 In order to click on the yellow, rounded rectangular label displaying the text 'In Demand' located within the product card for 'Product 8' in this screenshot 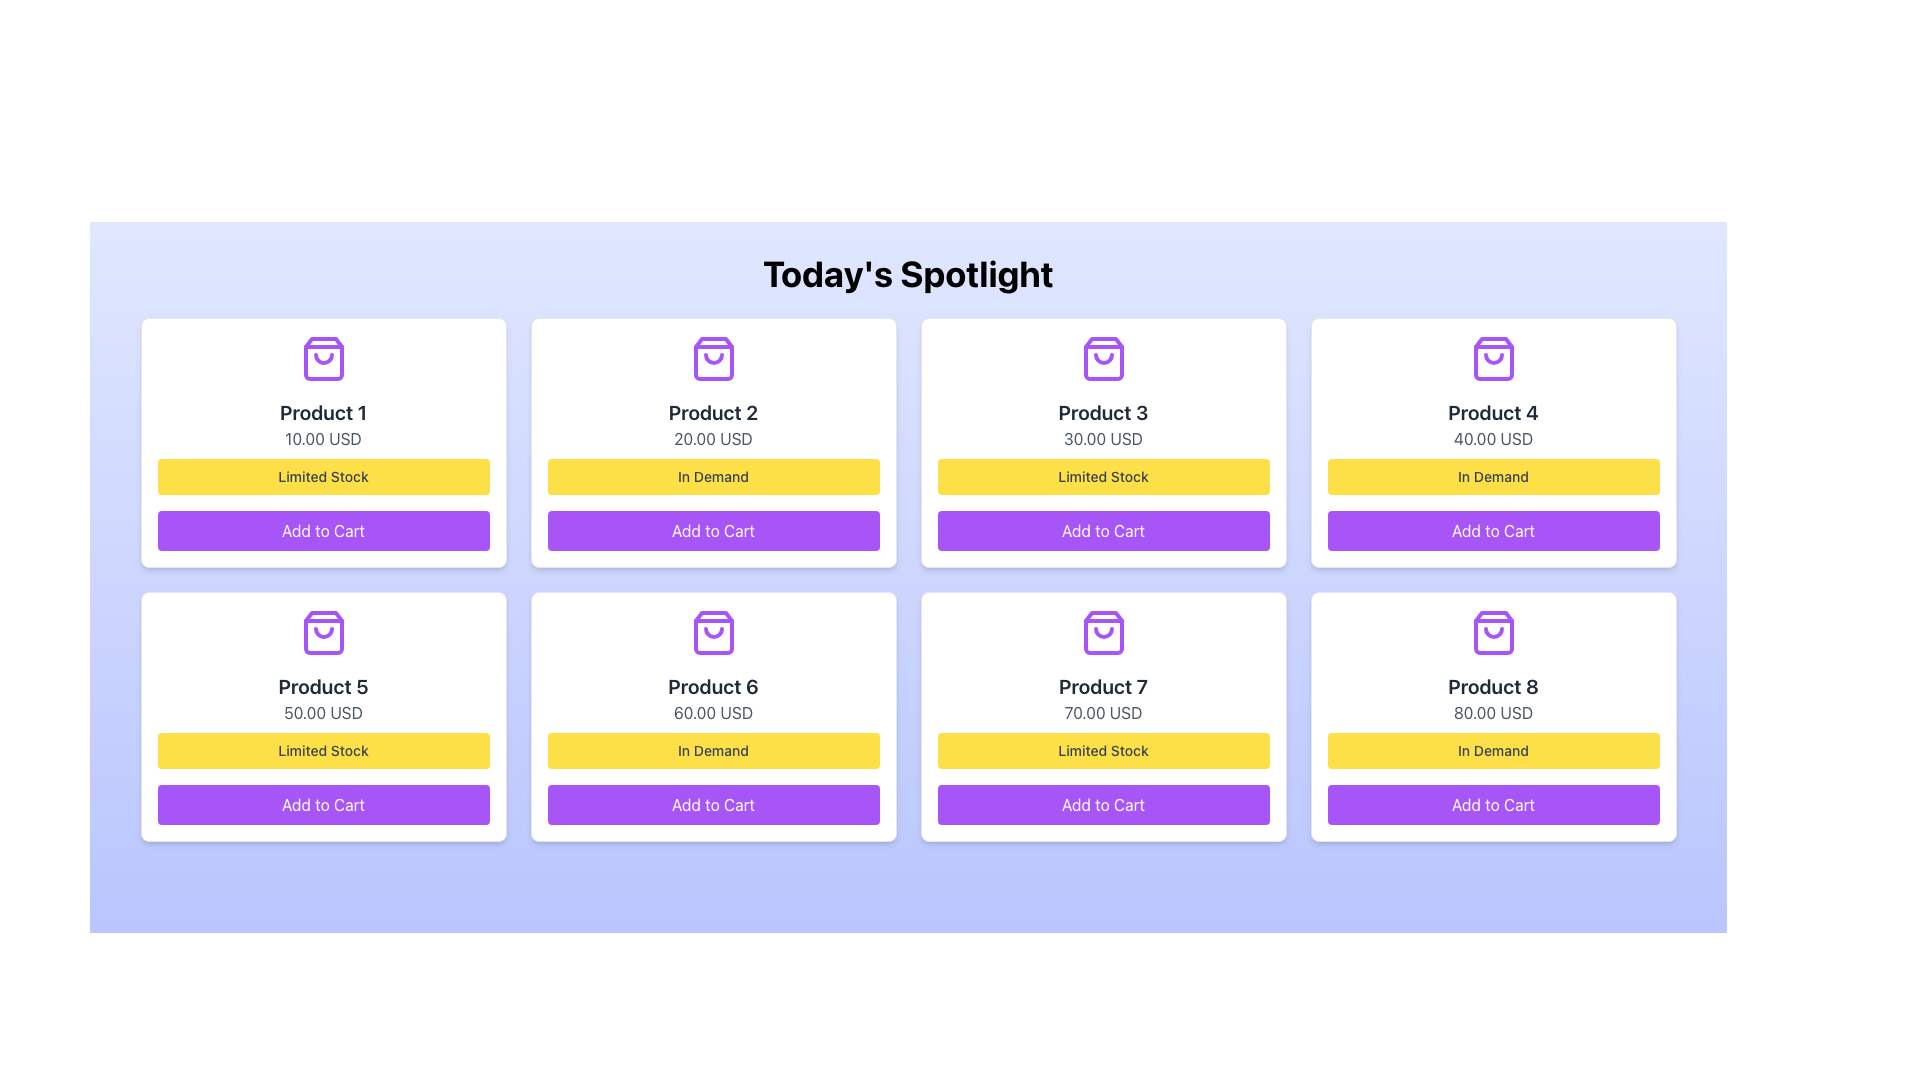, I will do `click(1493, 751)`.